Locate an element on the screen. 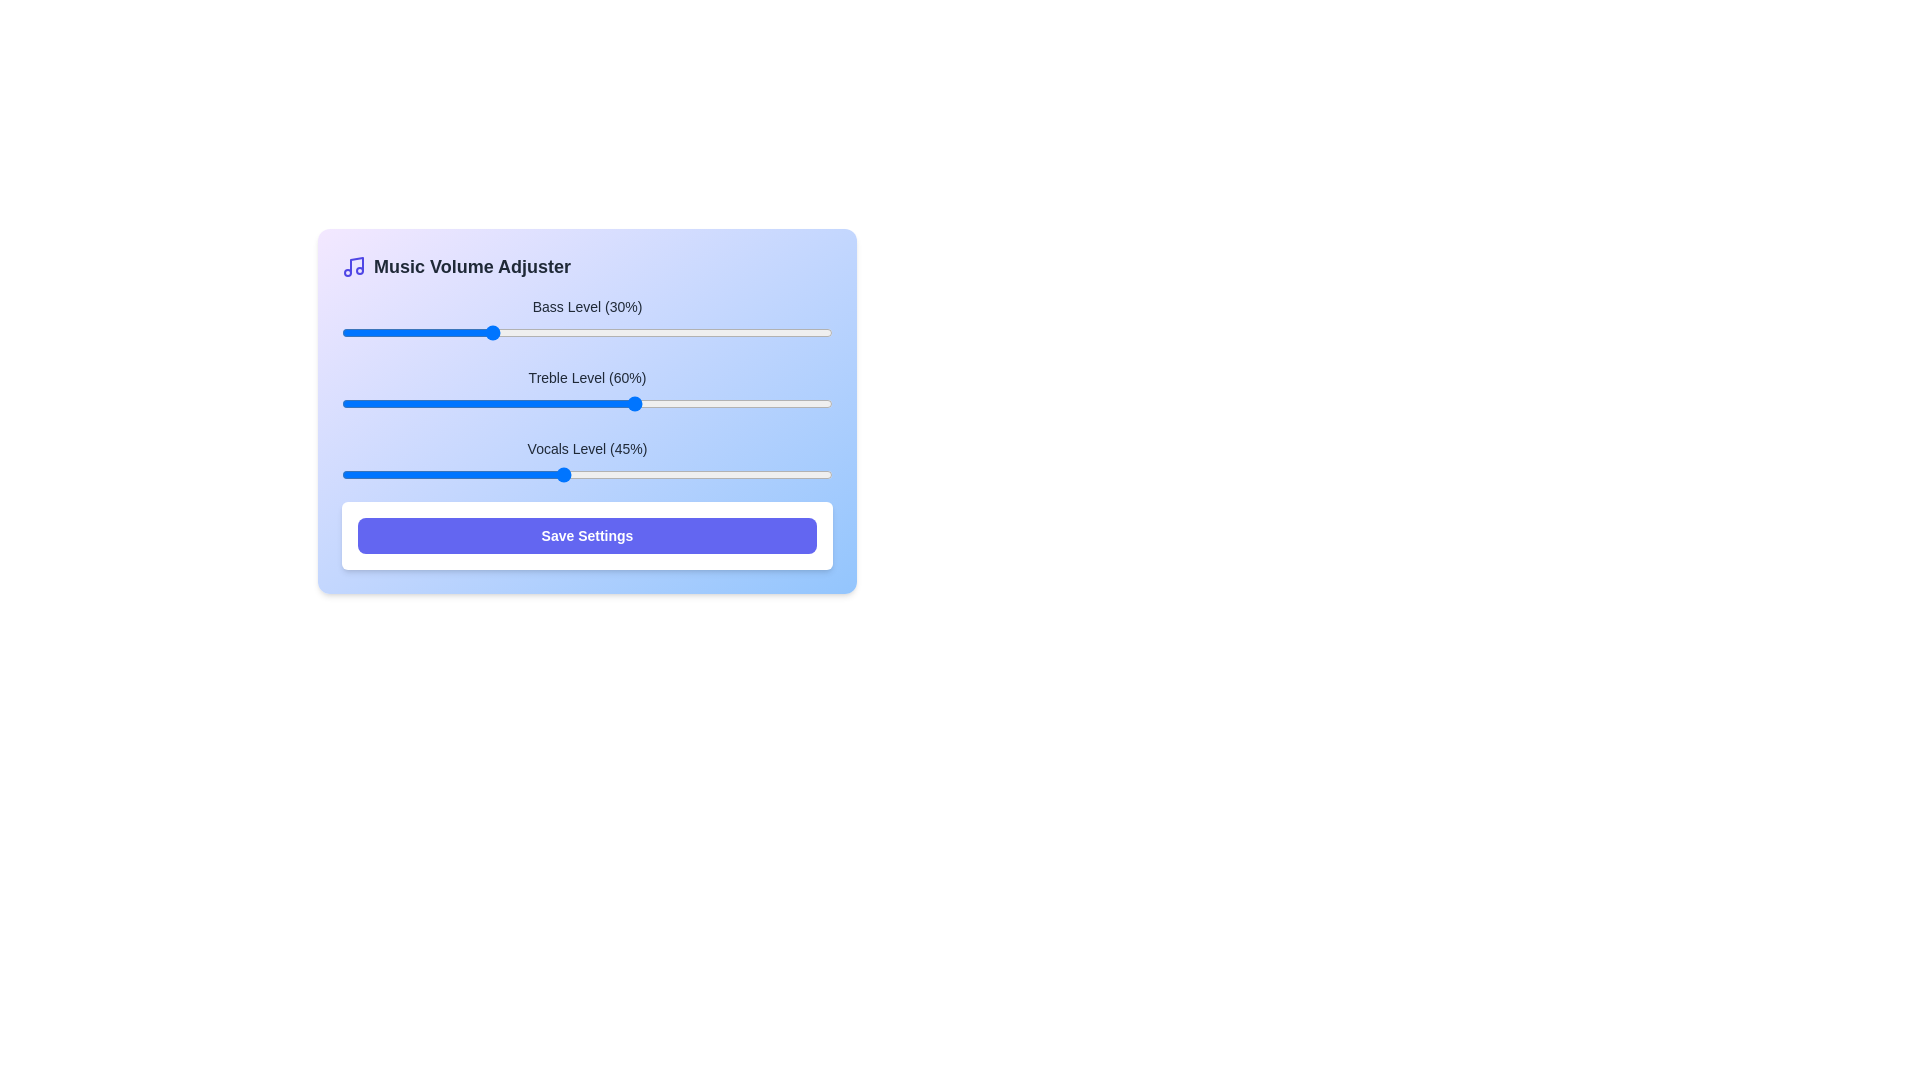 The height and width of the screenshot is (1080, 1920). the Vocals Level slider is located at coordinates (720, 474).